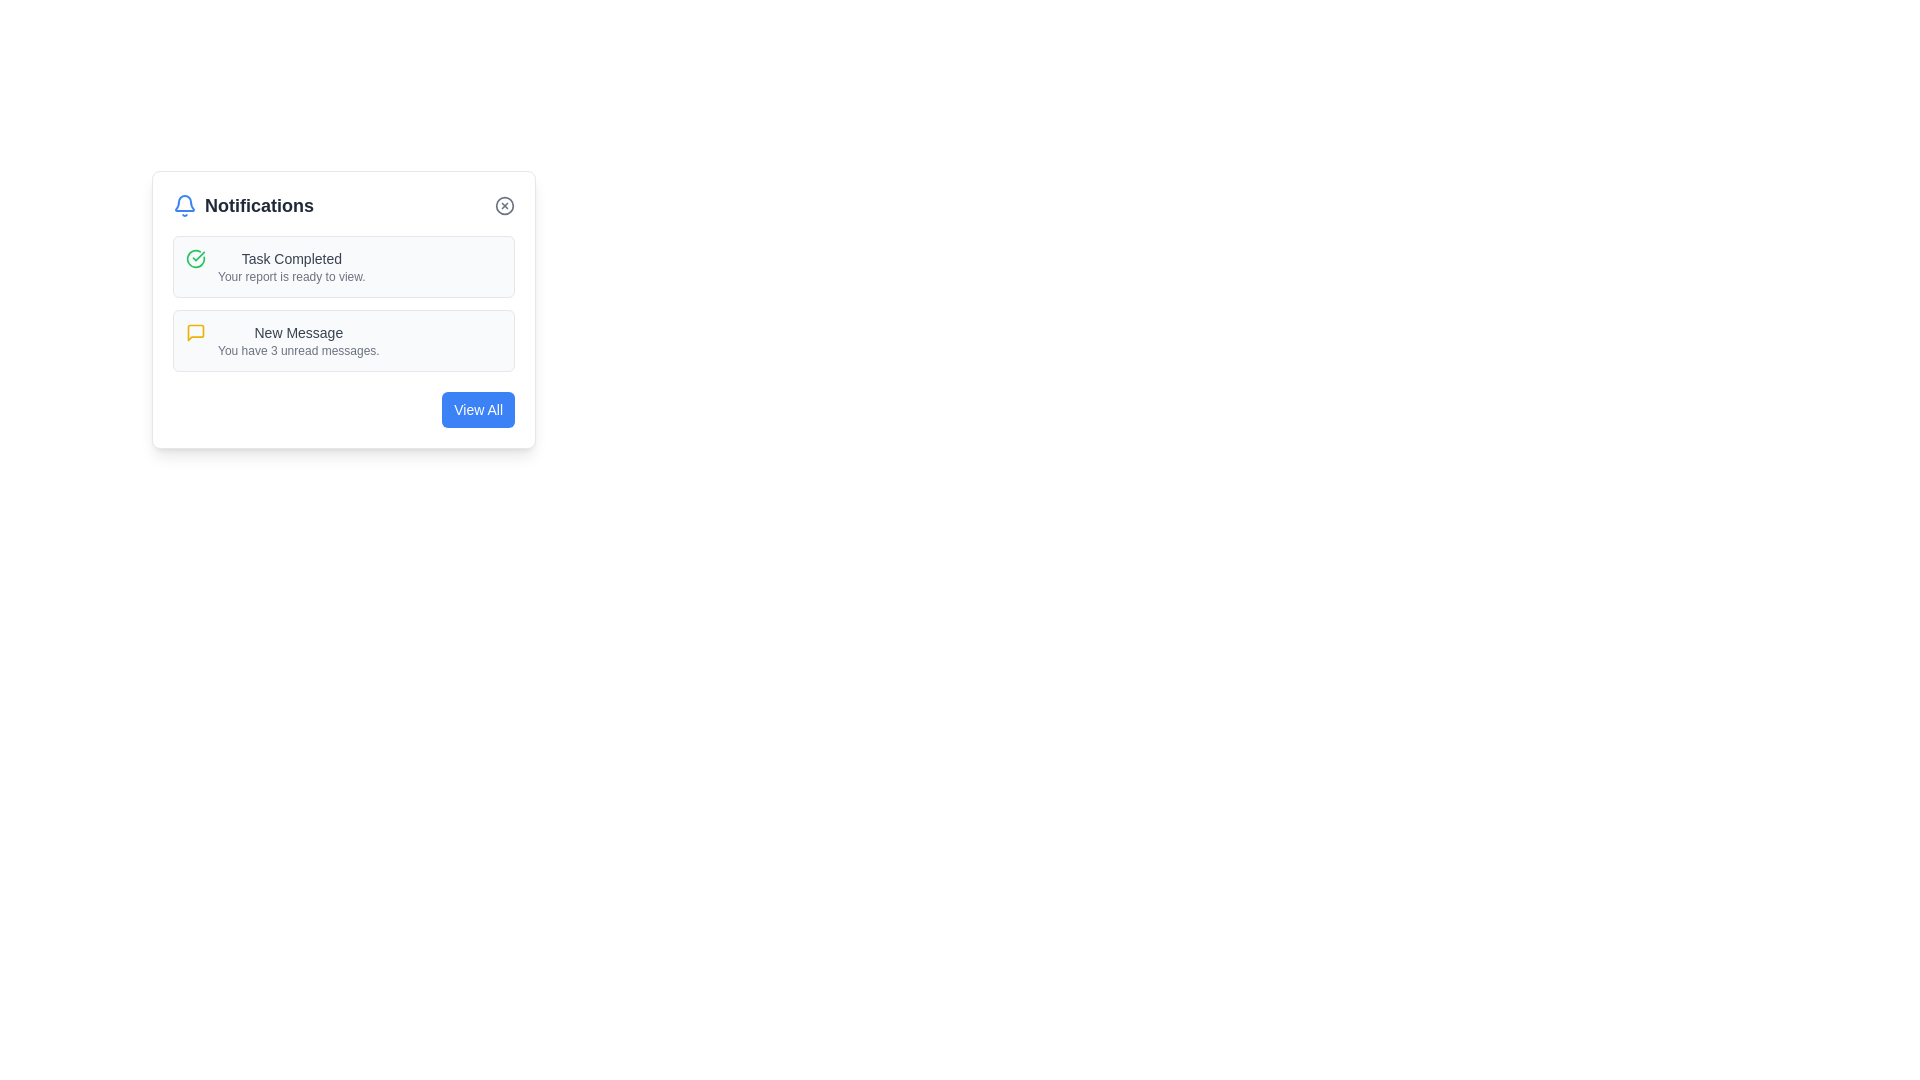 Image resolution: width=1920 pixels, height=1080 pixels. I want to click on the icon representing new messages located to the left of the 'New Message' text in the notification section, so click(196, 331).